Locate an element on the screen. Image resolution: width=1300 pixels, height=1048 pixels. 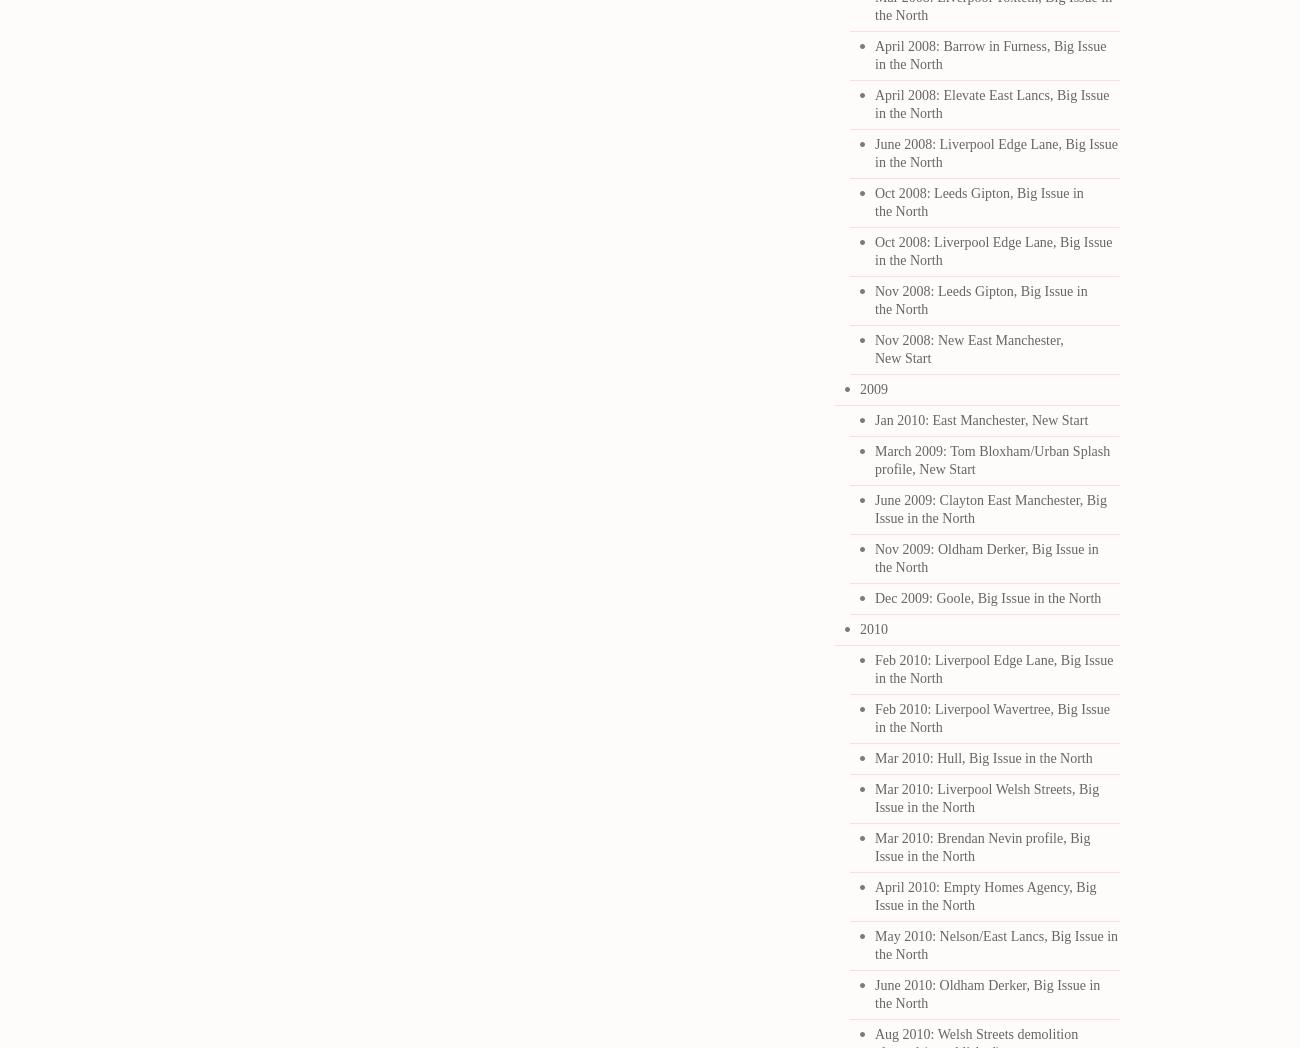
'Oct 2008: Liverpool Edge Lane, Big Issue in the North' is located at coordinates (992, 251).